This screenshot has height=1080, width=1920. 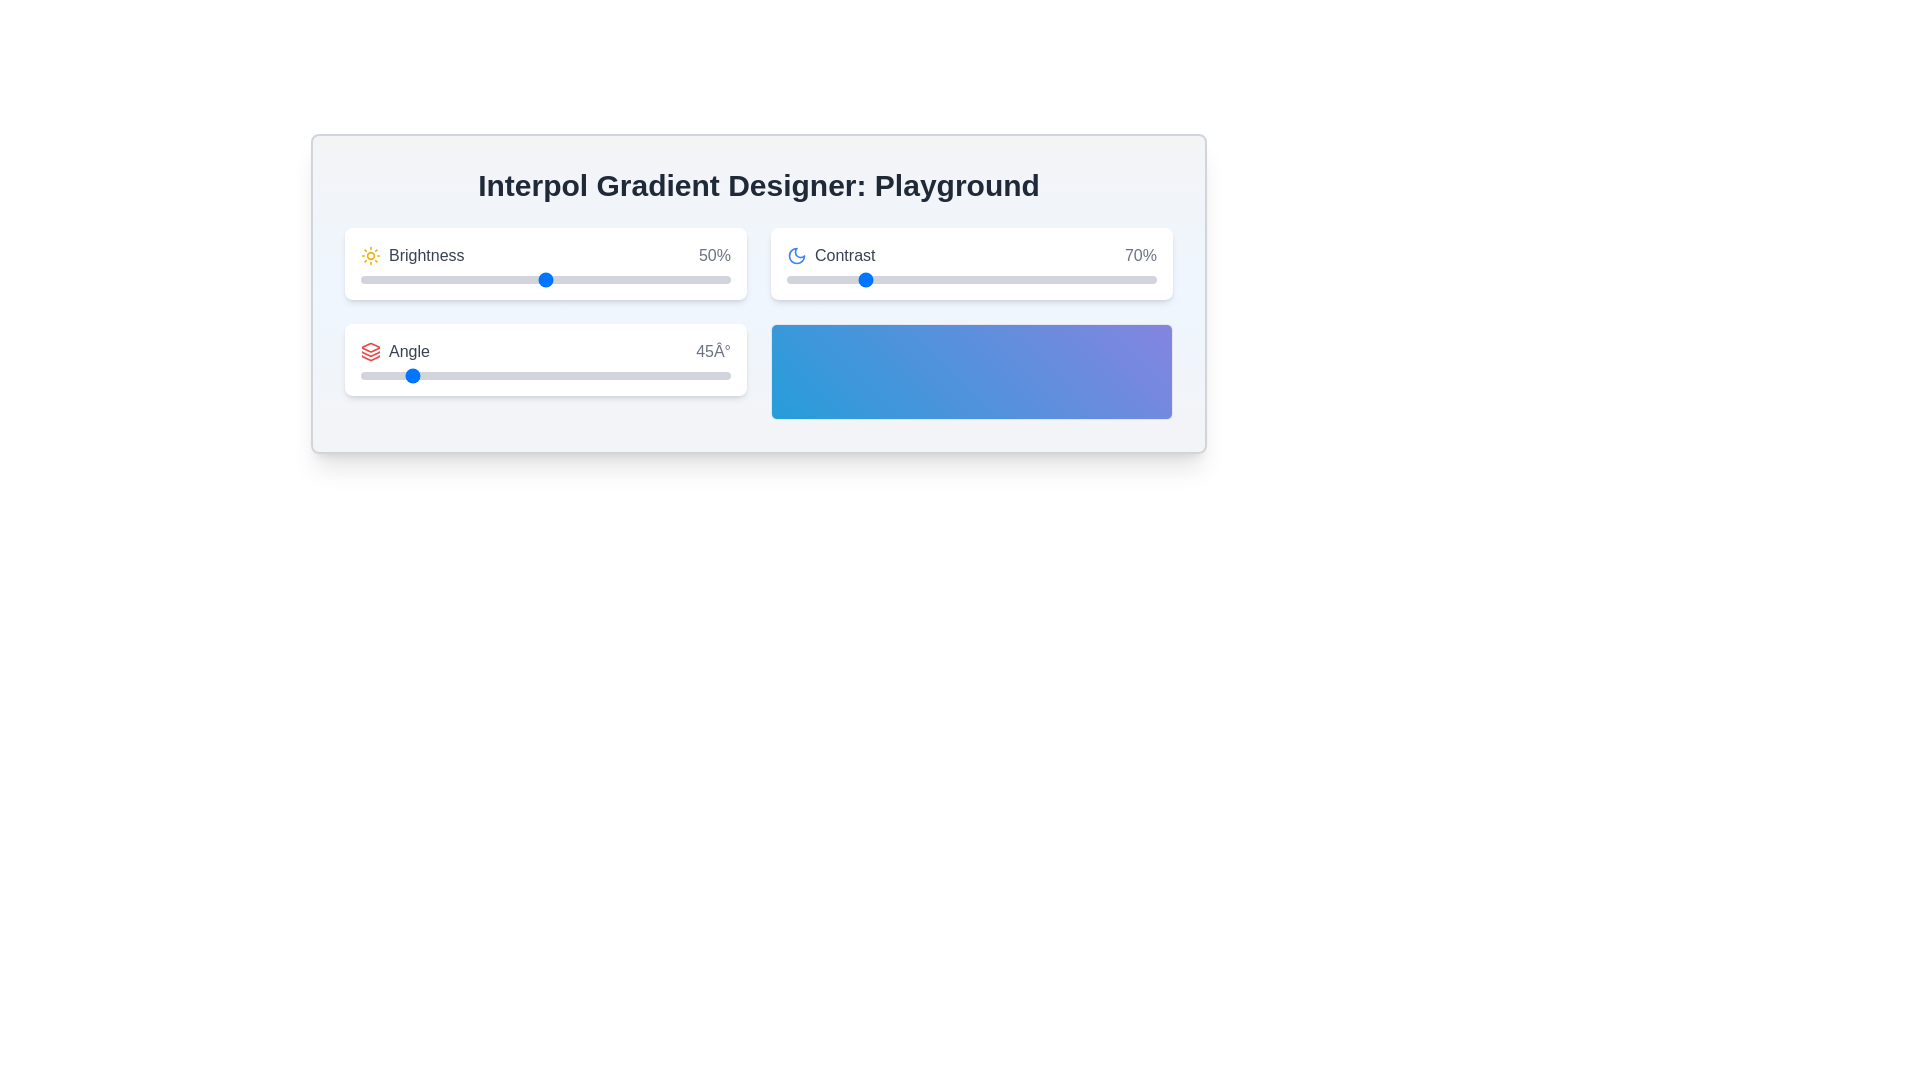 What do you see at coordinates (672, 375) in the screenshot?
I see `the angle` at bounding box center [672, 375].